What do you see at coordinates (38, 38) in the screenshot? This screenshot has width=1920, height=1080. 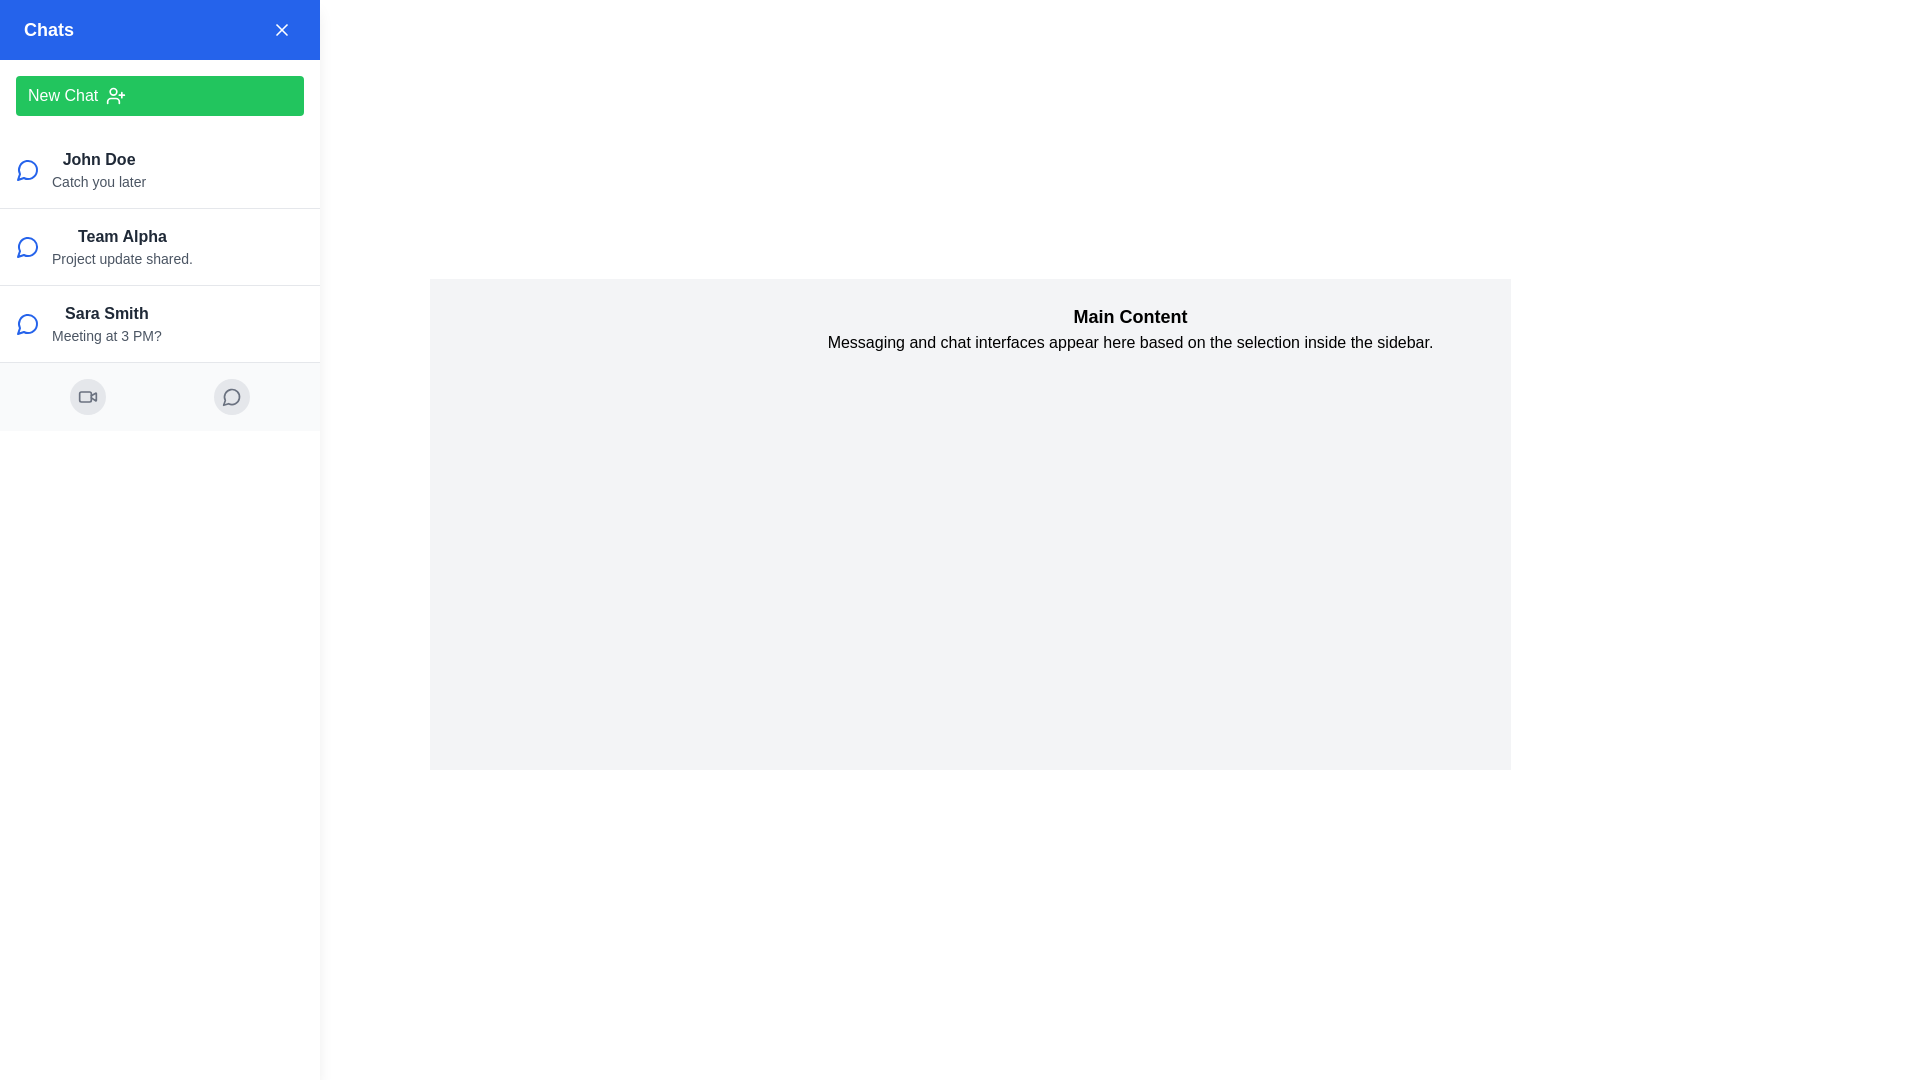 I see `the rounded blue button with white text and an 'X' icon located in the top-left corner of the interface` at bounding box center [38, 38].